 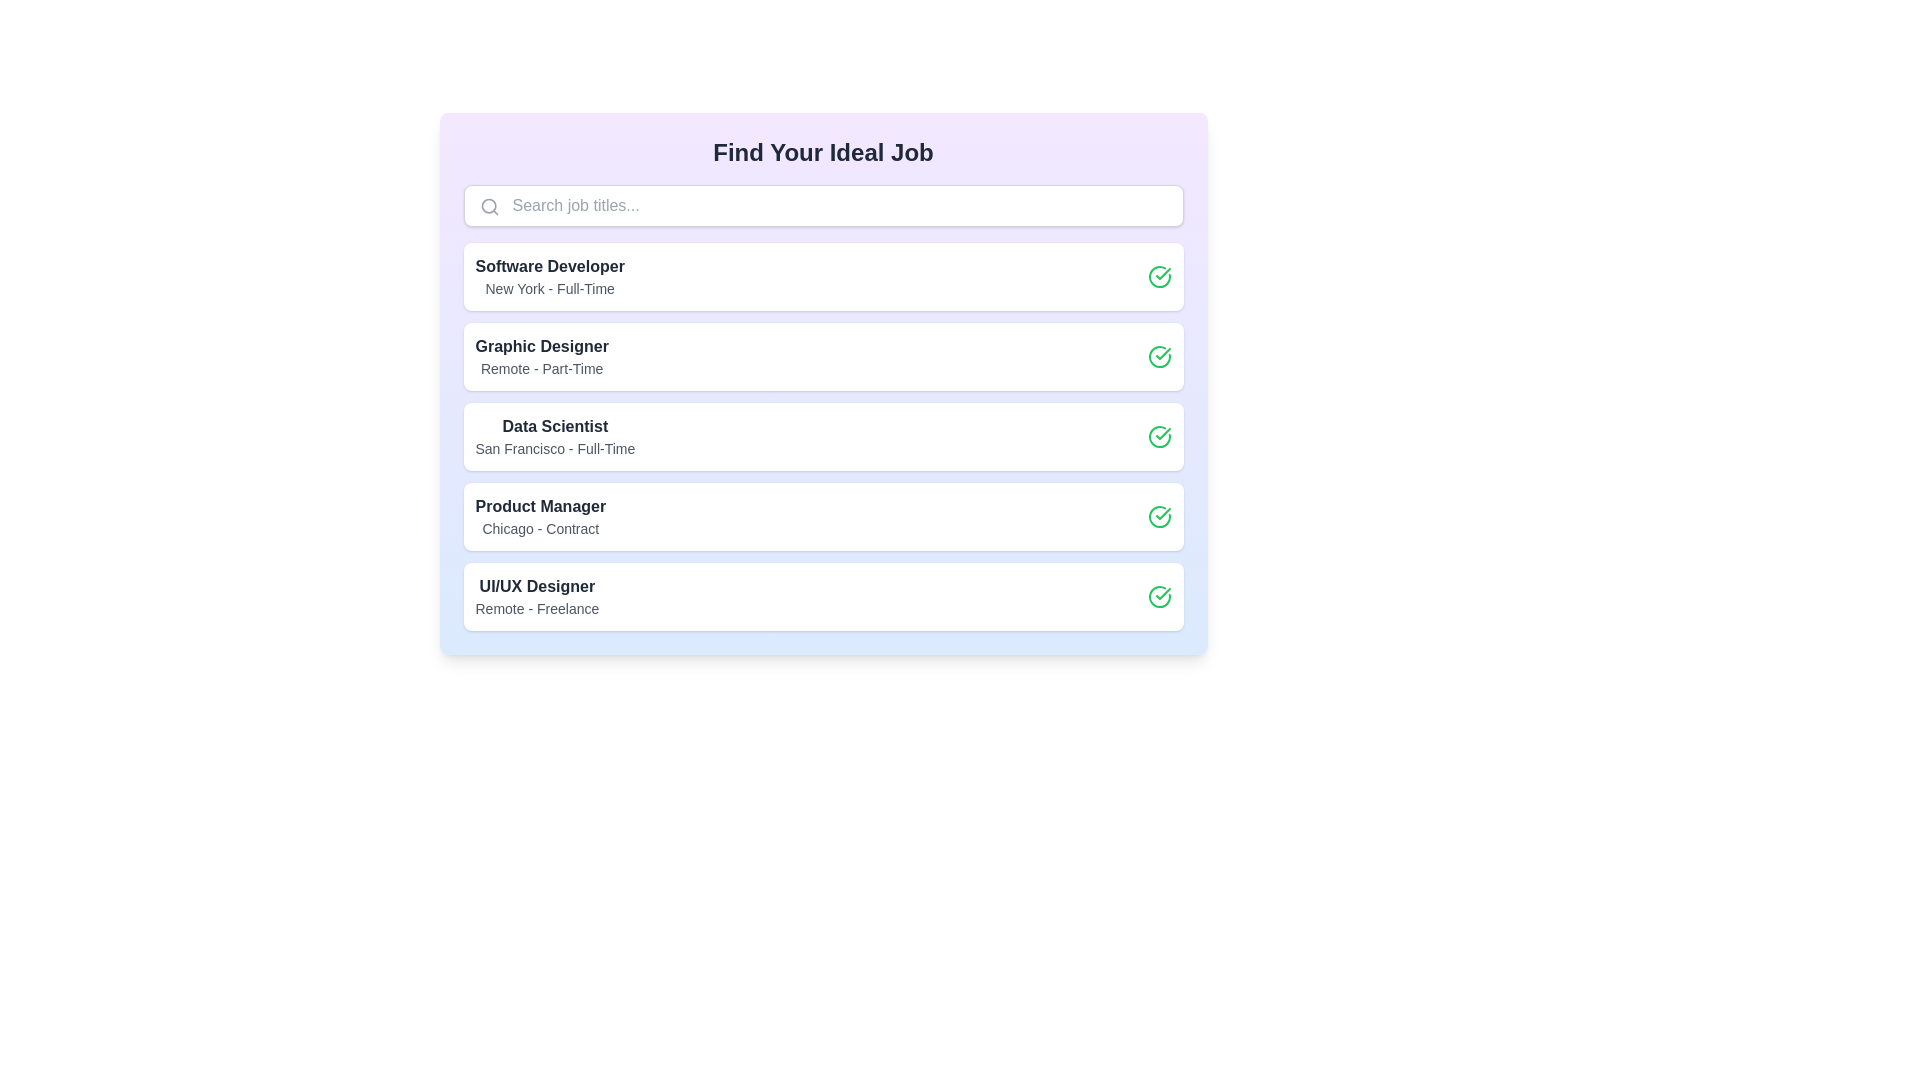 I want to click on the selectable list item representing a job listing for a UI/UX Designer role located at the bottom of a vertical list, so click(x=823, y=596).